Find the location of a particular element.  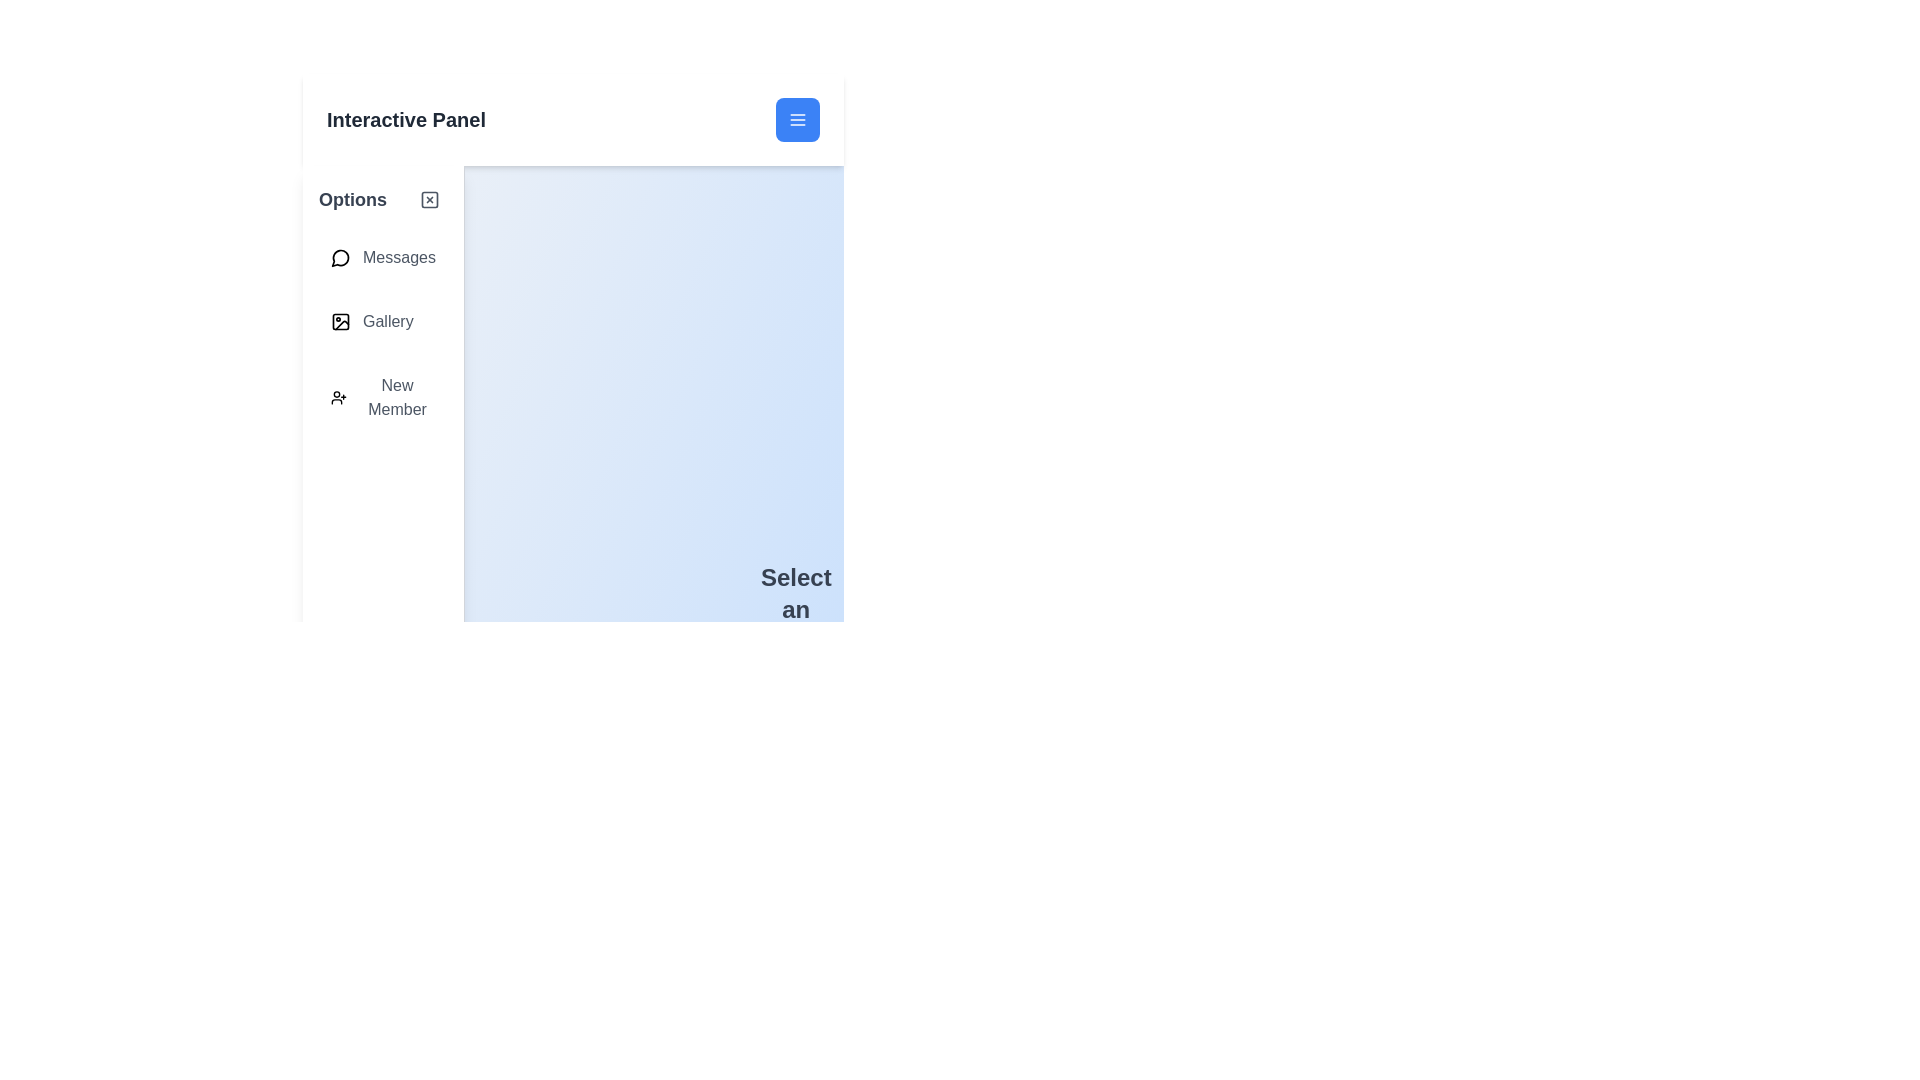

the Text Label that indicates an option or feature related to adding or viewing new members, which is located in the vertical sidebar menu below 'Messages' and 'Gallery' is located at coordinates (397, 397).